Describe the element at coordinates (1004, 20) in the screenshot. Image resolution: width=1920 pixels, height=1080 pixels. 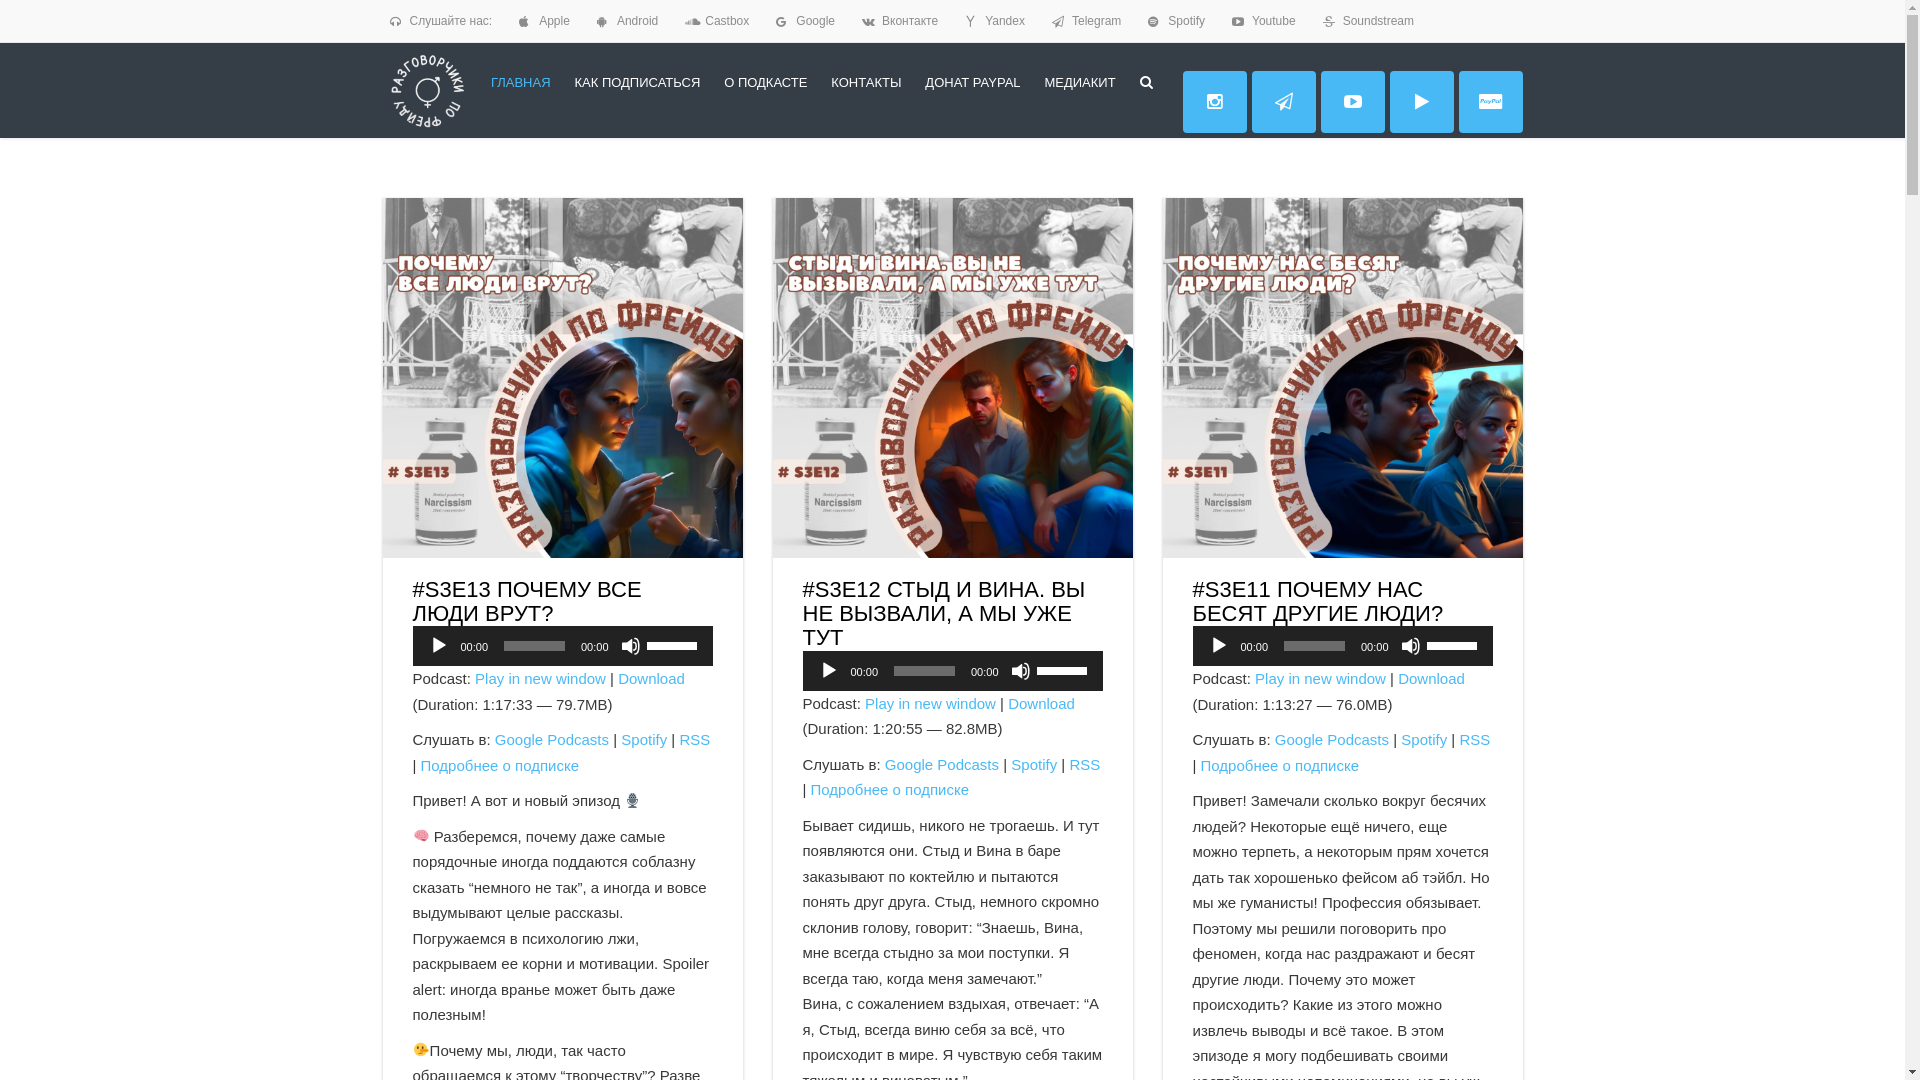
I see `'Yandex'` at that location.